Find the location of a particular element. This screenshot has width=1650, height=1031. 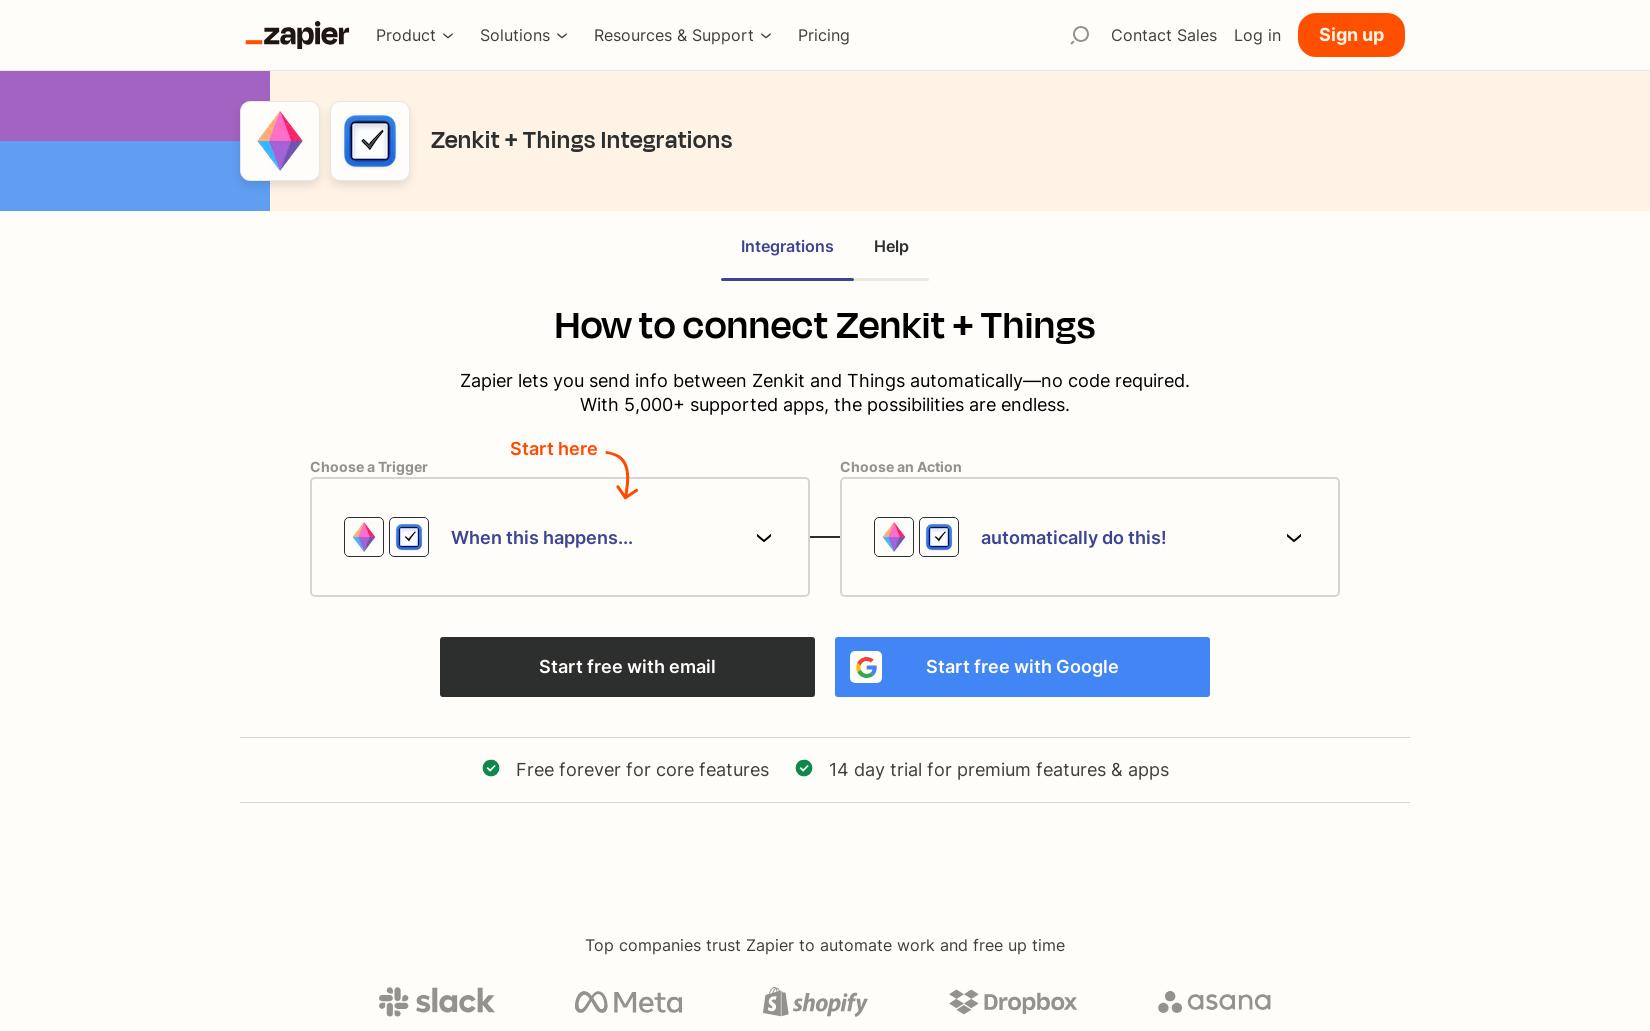

'Start here' is located at coordinates (553, 448).